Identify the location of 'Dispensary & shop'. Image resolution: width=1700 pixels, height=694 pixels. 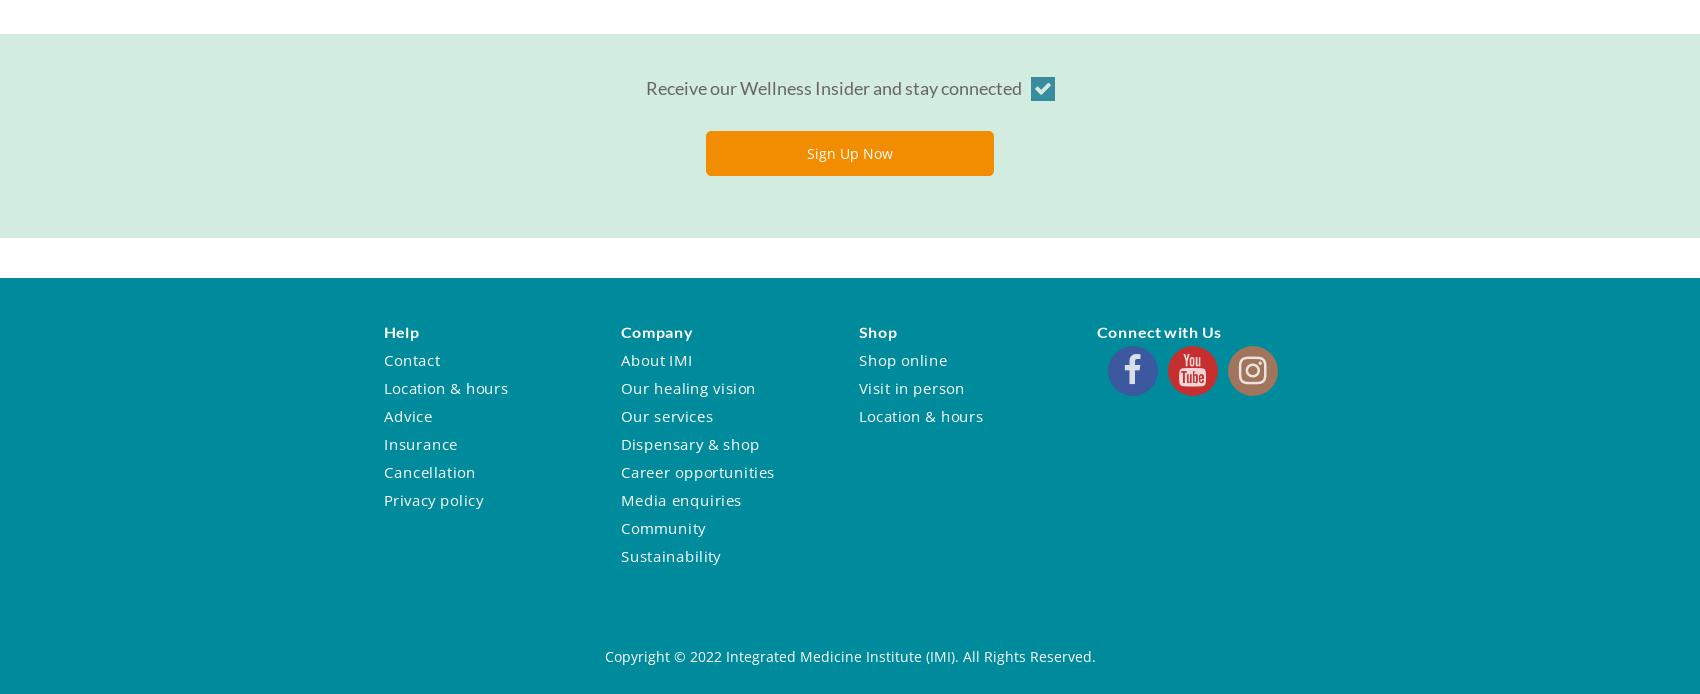
(618, 442).